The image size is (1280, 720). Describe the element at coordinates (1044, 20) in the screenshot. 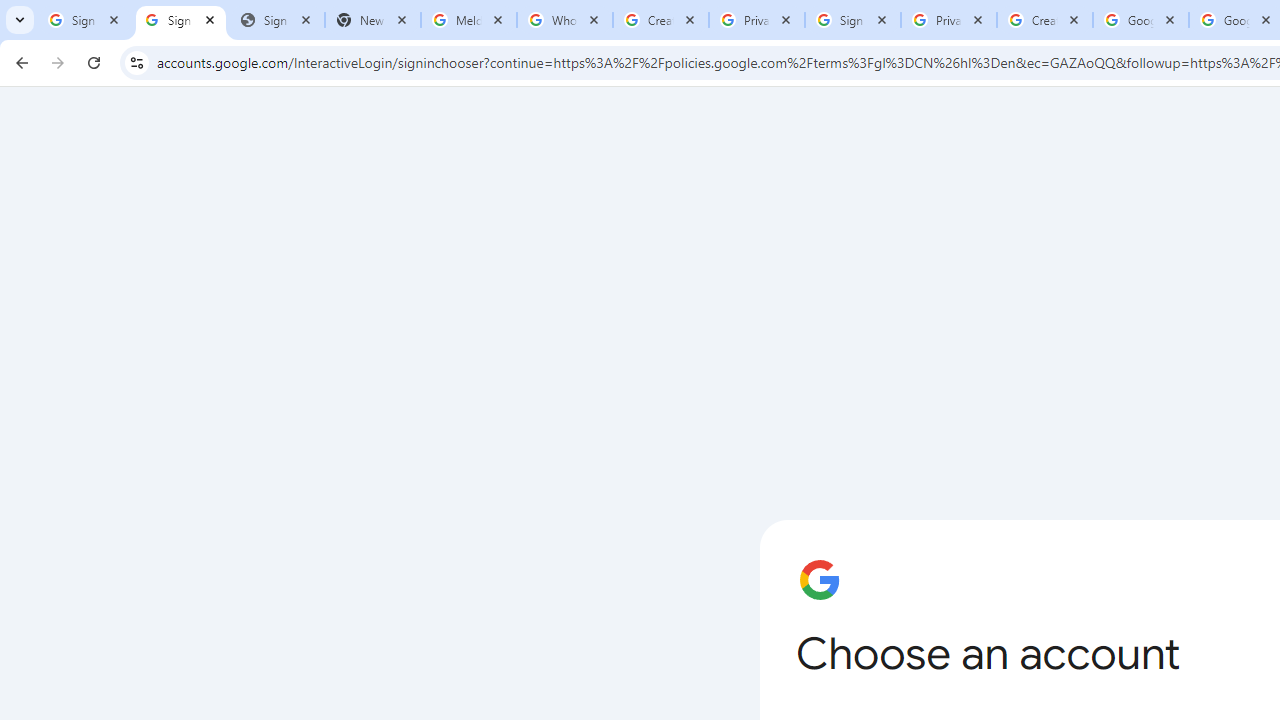

I see `'Create your Google Account'` at that location.